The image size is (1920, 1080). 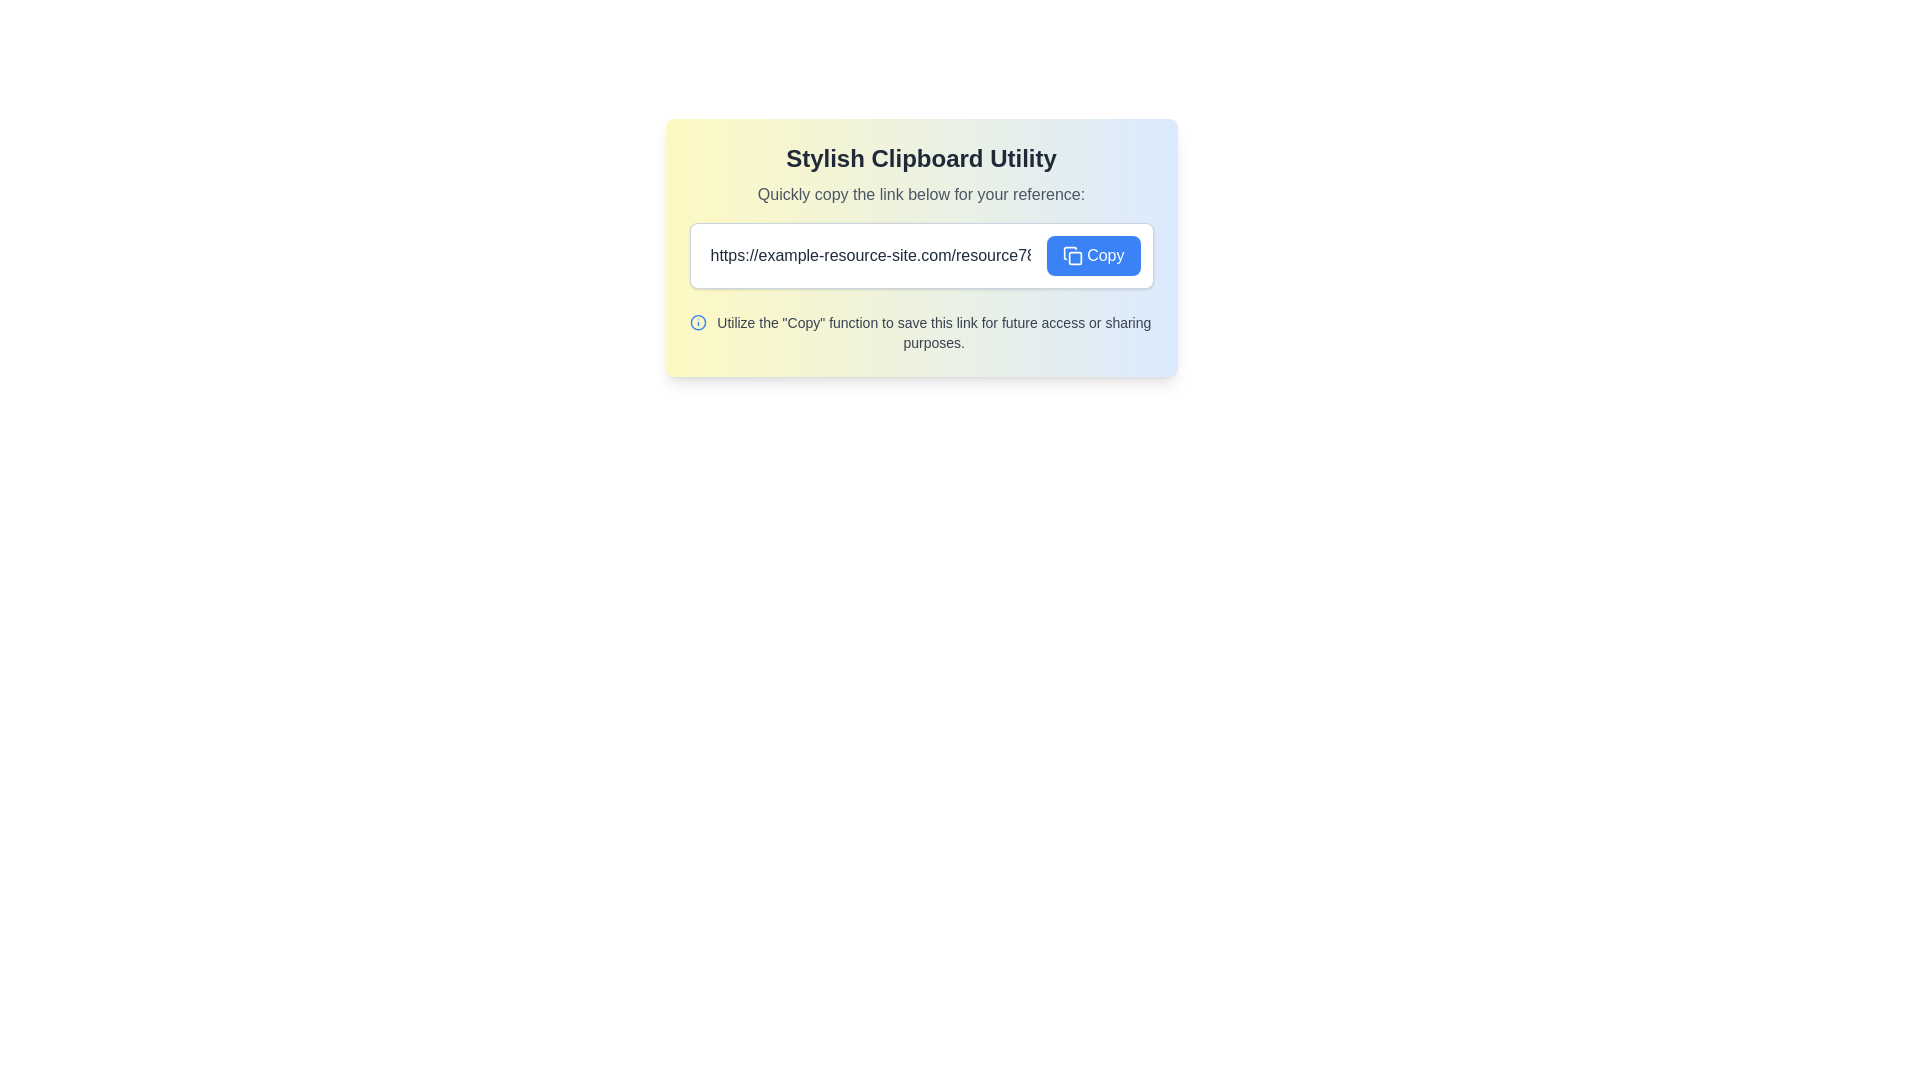 What do you see at coordinates (698, 322) in the screenshot?
I see `the circular blue outlined icon with a white interior and an 'i' character in the center` at bounding box center [698, 322].